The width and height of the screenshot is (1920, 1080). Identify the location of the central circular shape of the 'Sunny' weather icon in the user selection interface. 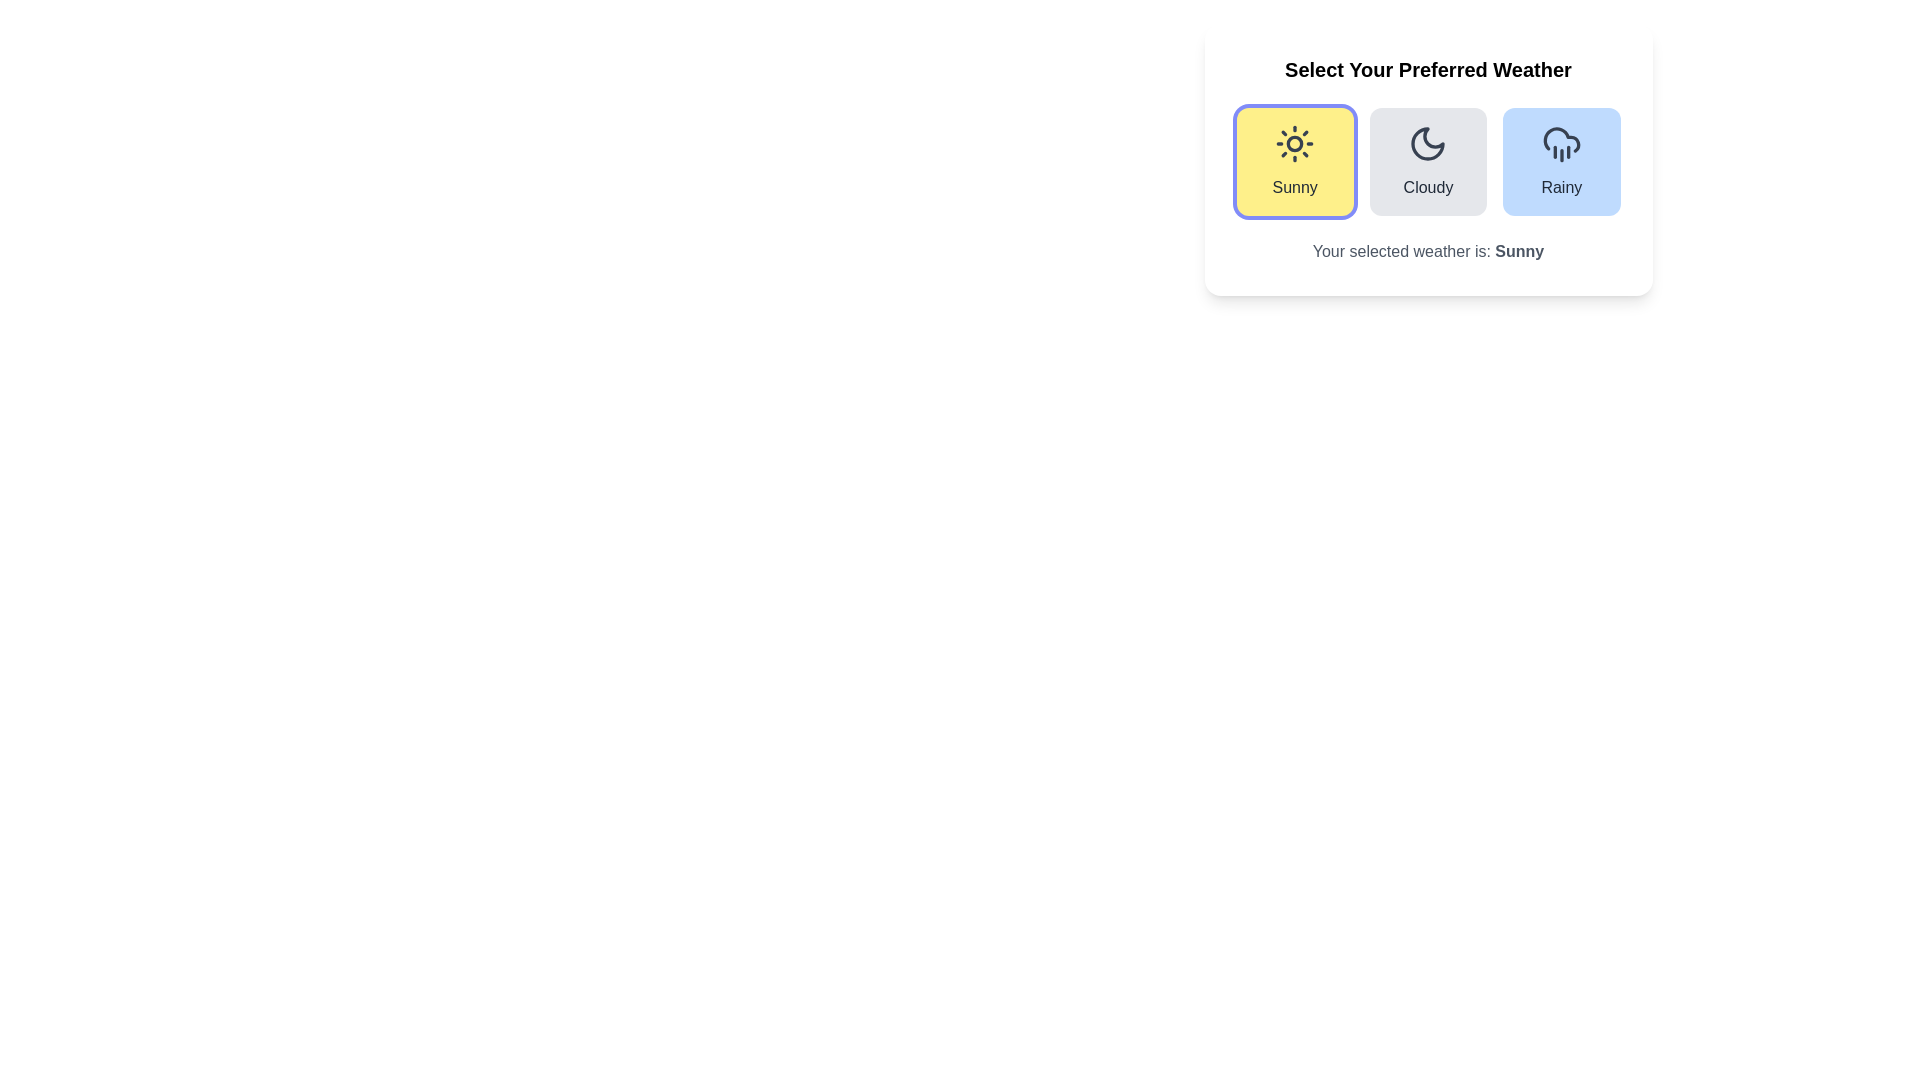
(1295, 142).